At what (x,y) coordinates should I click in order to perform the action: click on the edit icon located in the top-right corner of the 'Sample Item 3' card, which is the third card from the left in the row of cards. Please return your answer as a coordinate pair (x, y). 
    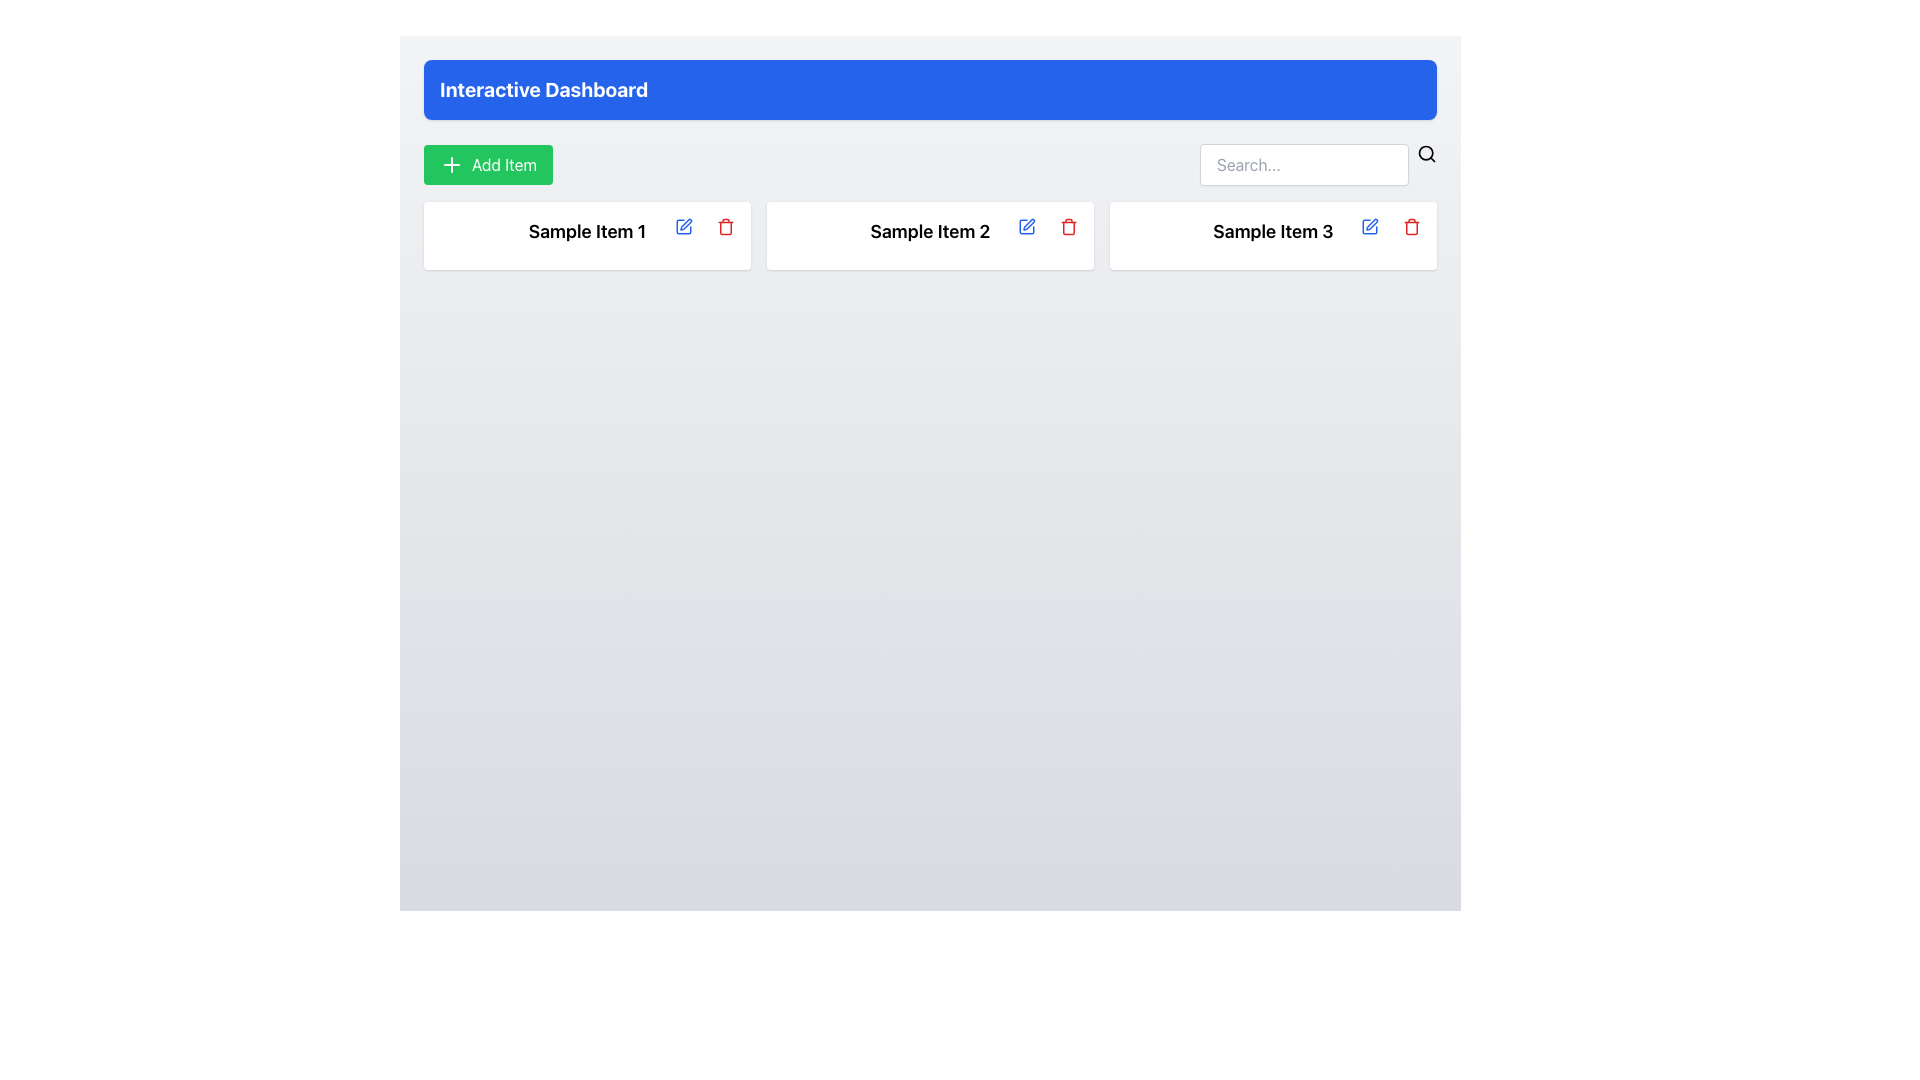
    Looking at the image, I should click on (1368, 226).